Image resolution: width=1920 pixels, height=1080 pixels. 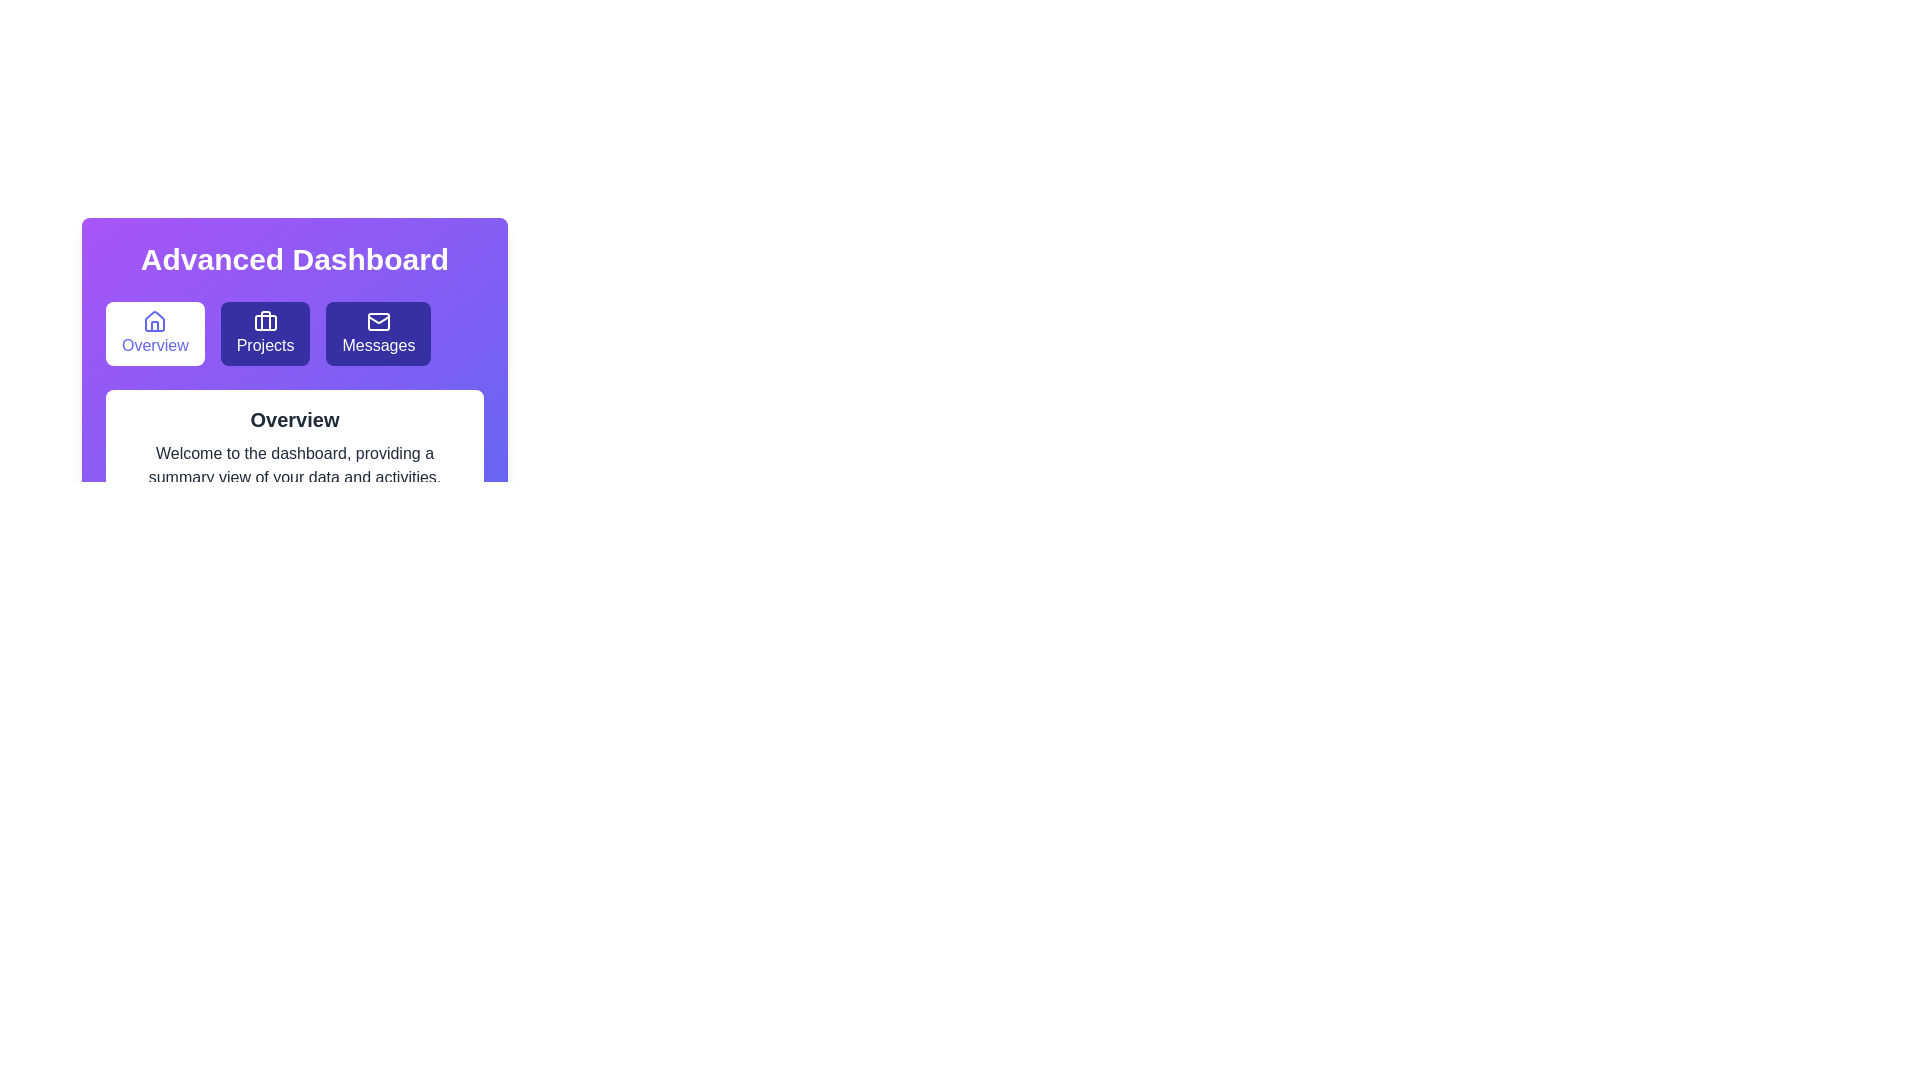 I want to click on the Projects tab by clicking its button, so click(x=263, y=333).